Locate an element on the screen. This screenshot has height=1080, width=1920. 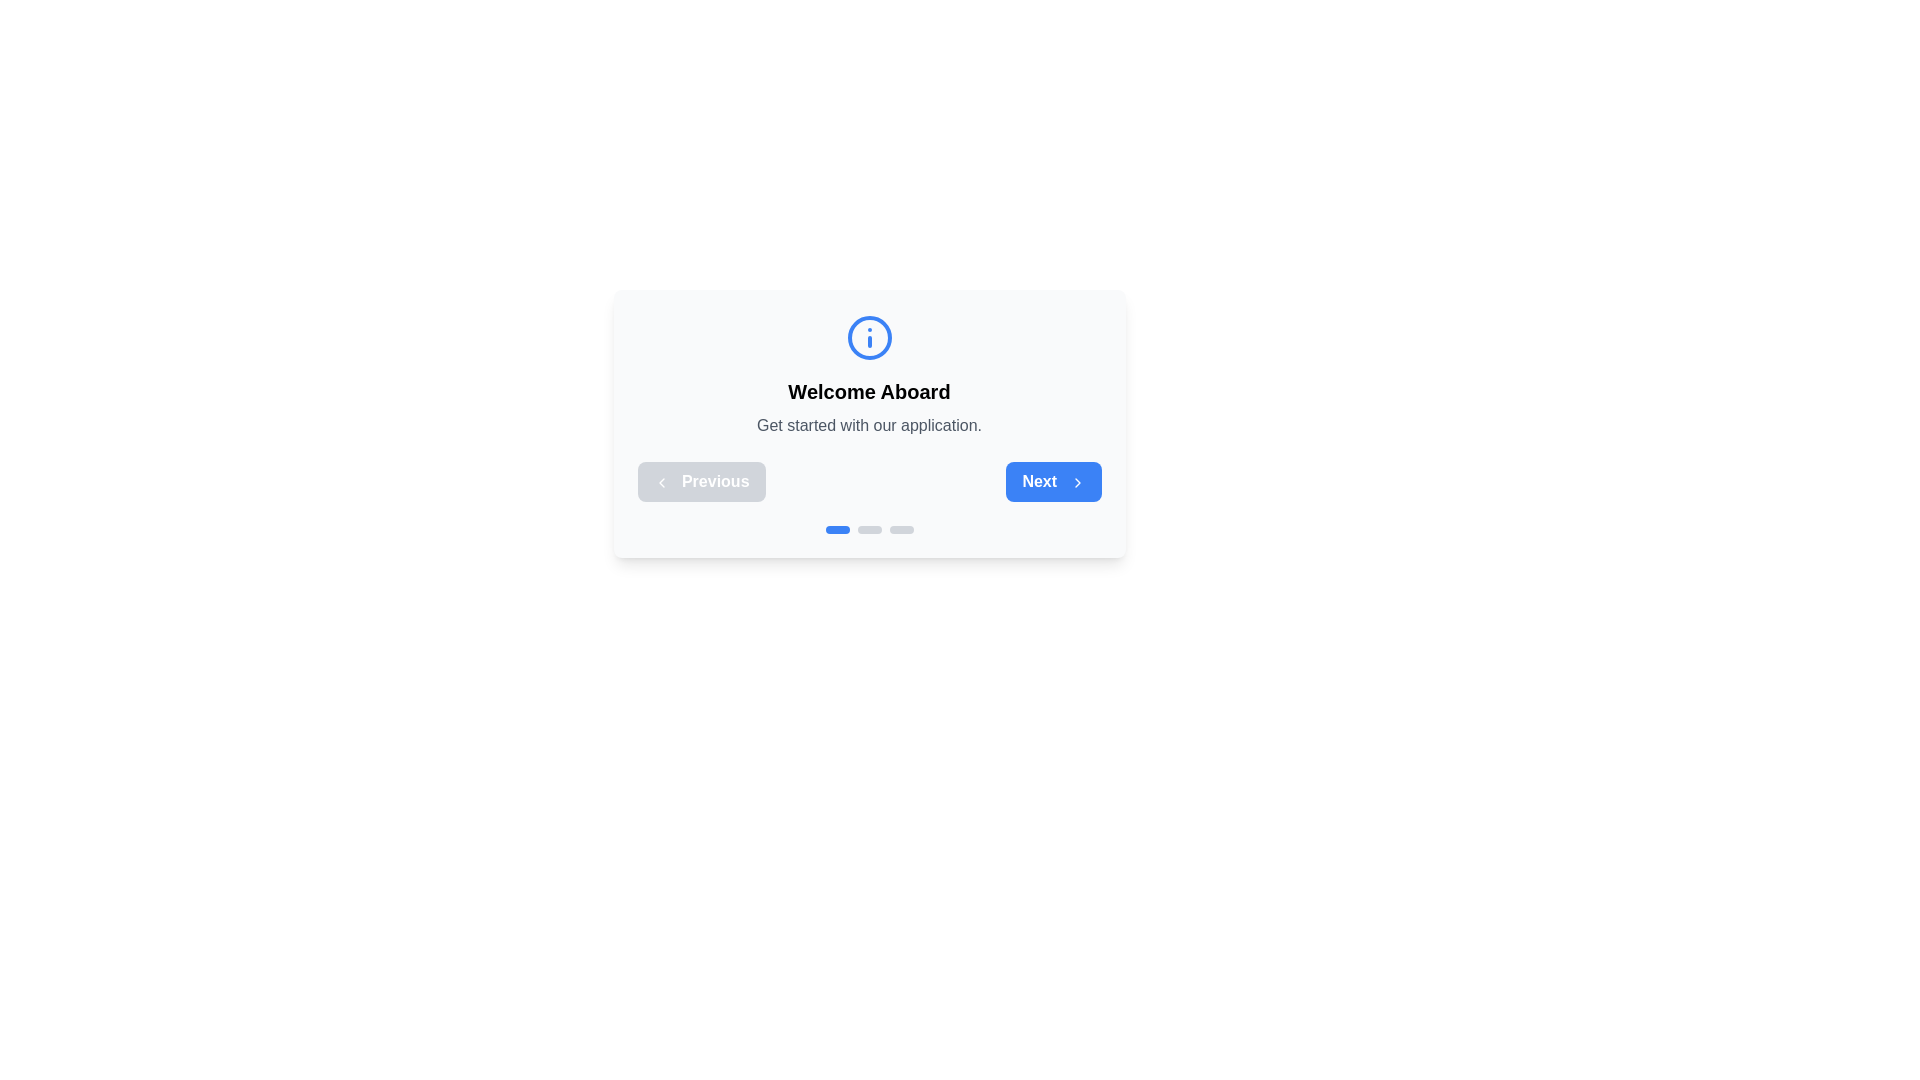
the visual state of the progress indicator, which consists of three horizontally arranged rounded rectangles, with the left one filled blue indicating the current state is located at coordinates (869, 528).